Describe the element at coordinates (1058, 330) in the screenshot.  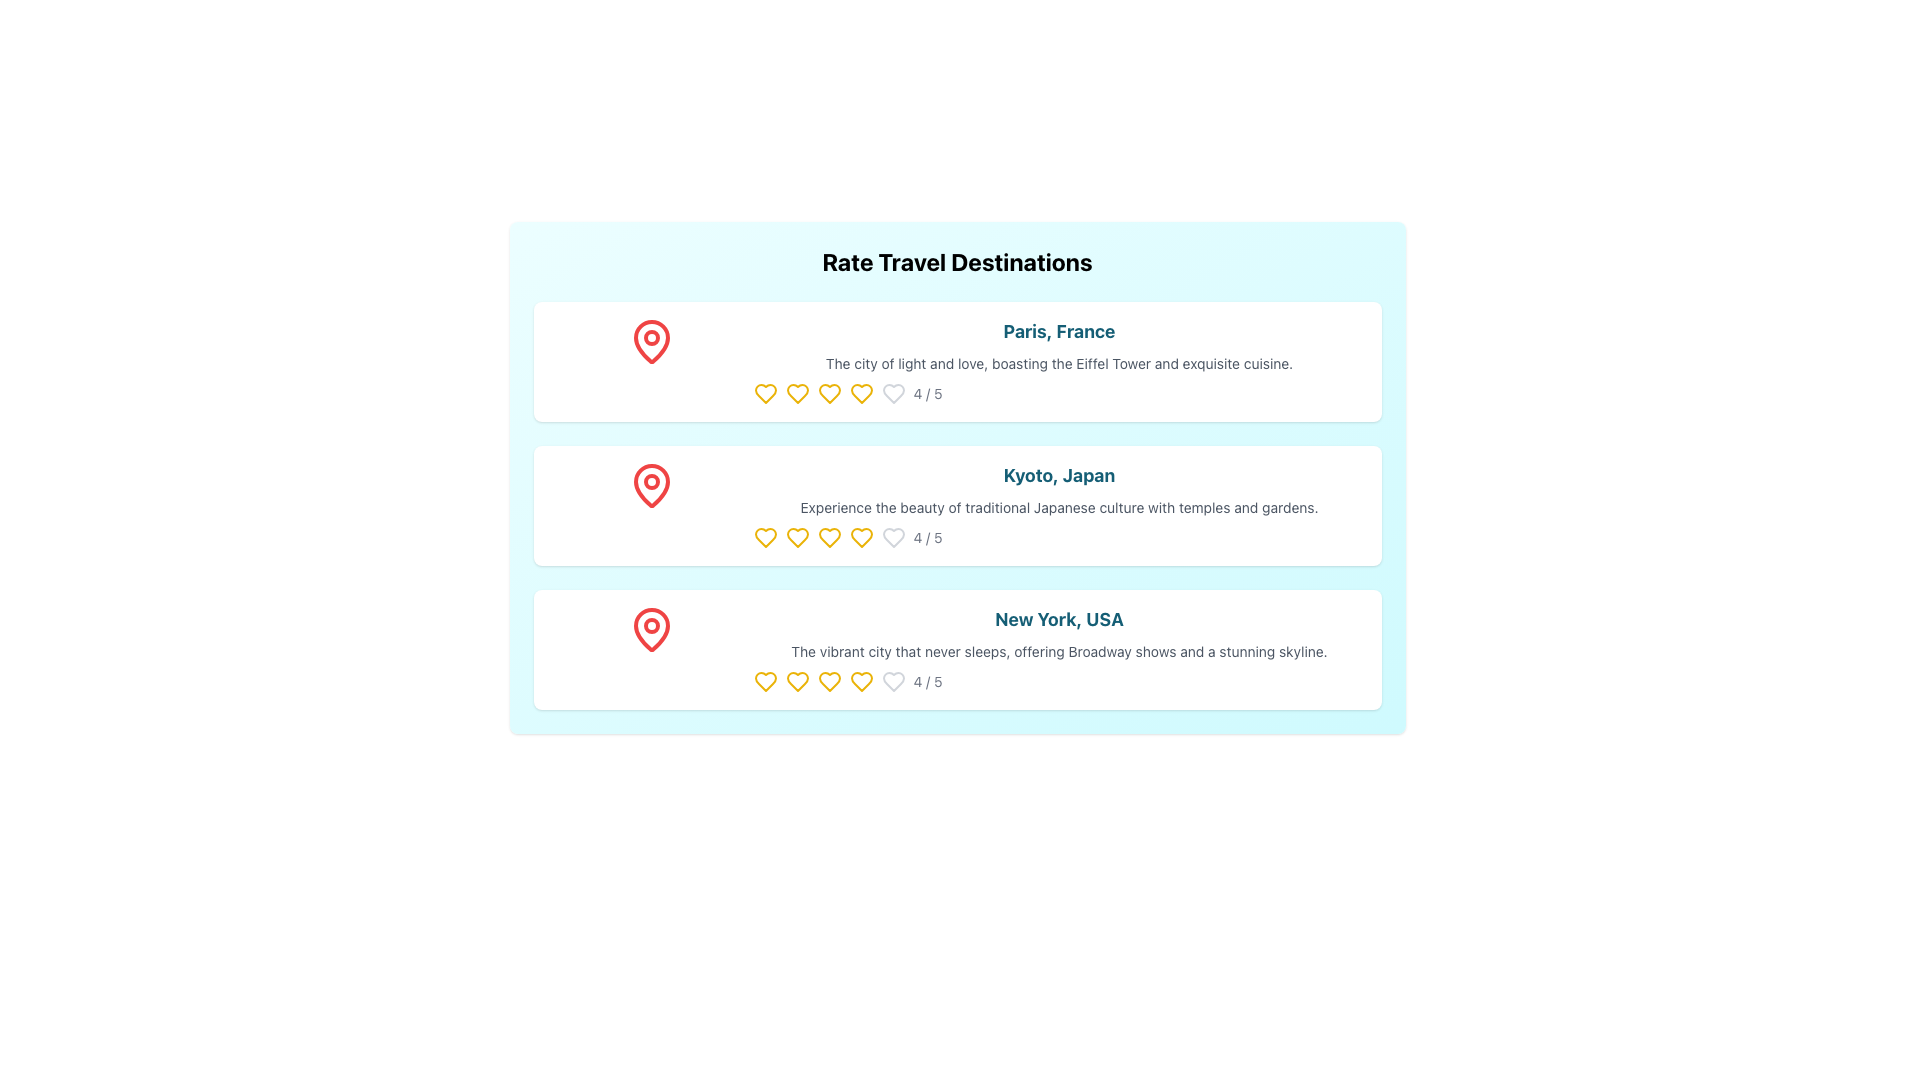
I see `text content of the bold, large-sized cyan header displaying 'Paris, France', located at the top of the first travel destination card` at that location.